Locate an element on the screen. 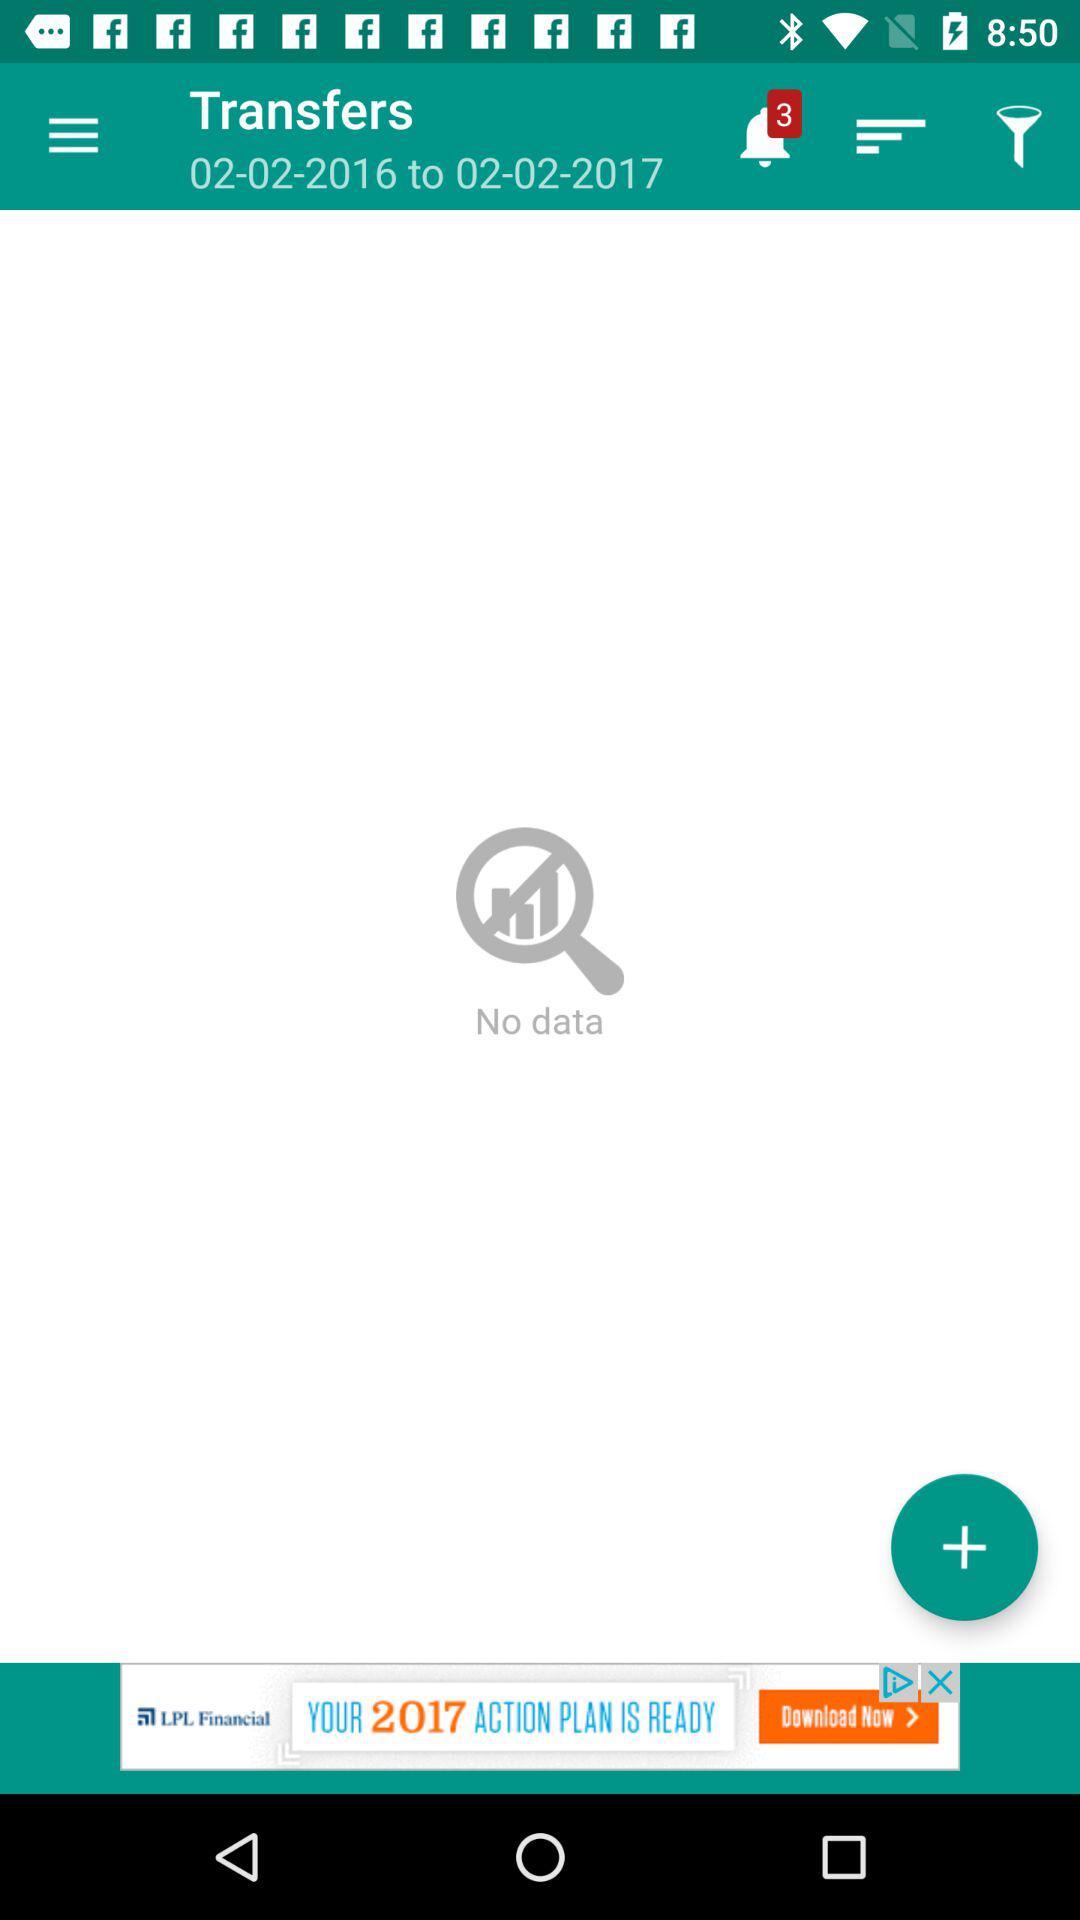  advertisement option is located at coordinates (540, 1727).